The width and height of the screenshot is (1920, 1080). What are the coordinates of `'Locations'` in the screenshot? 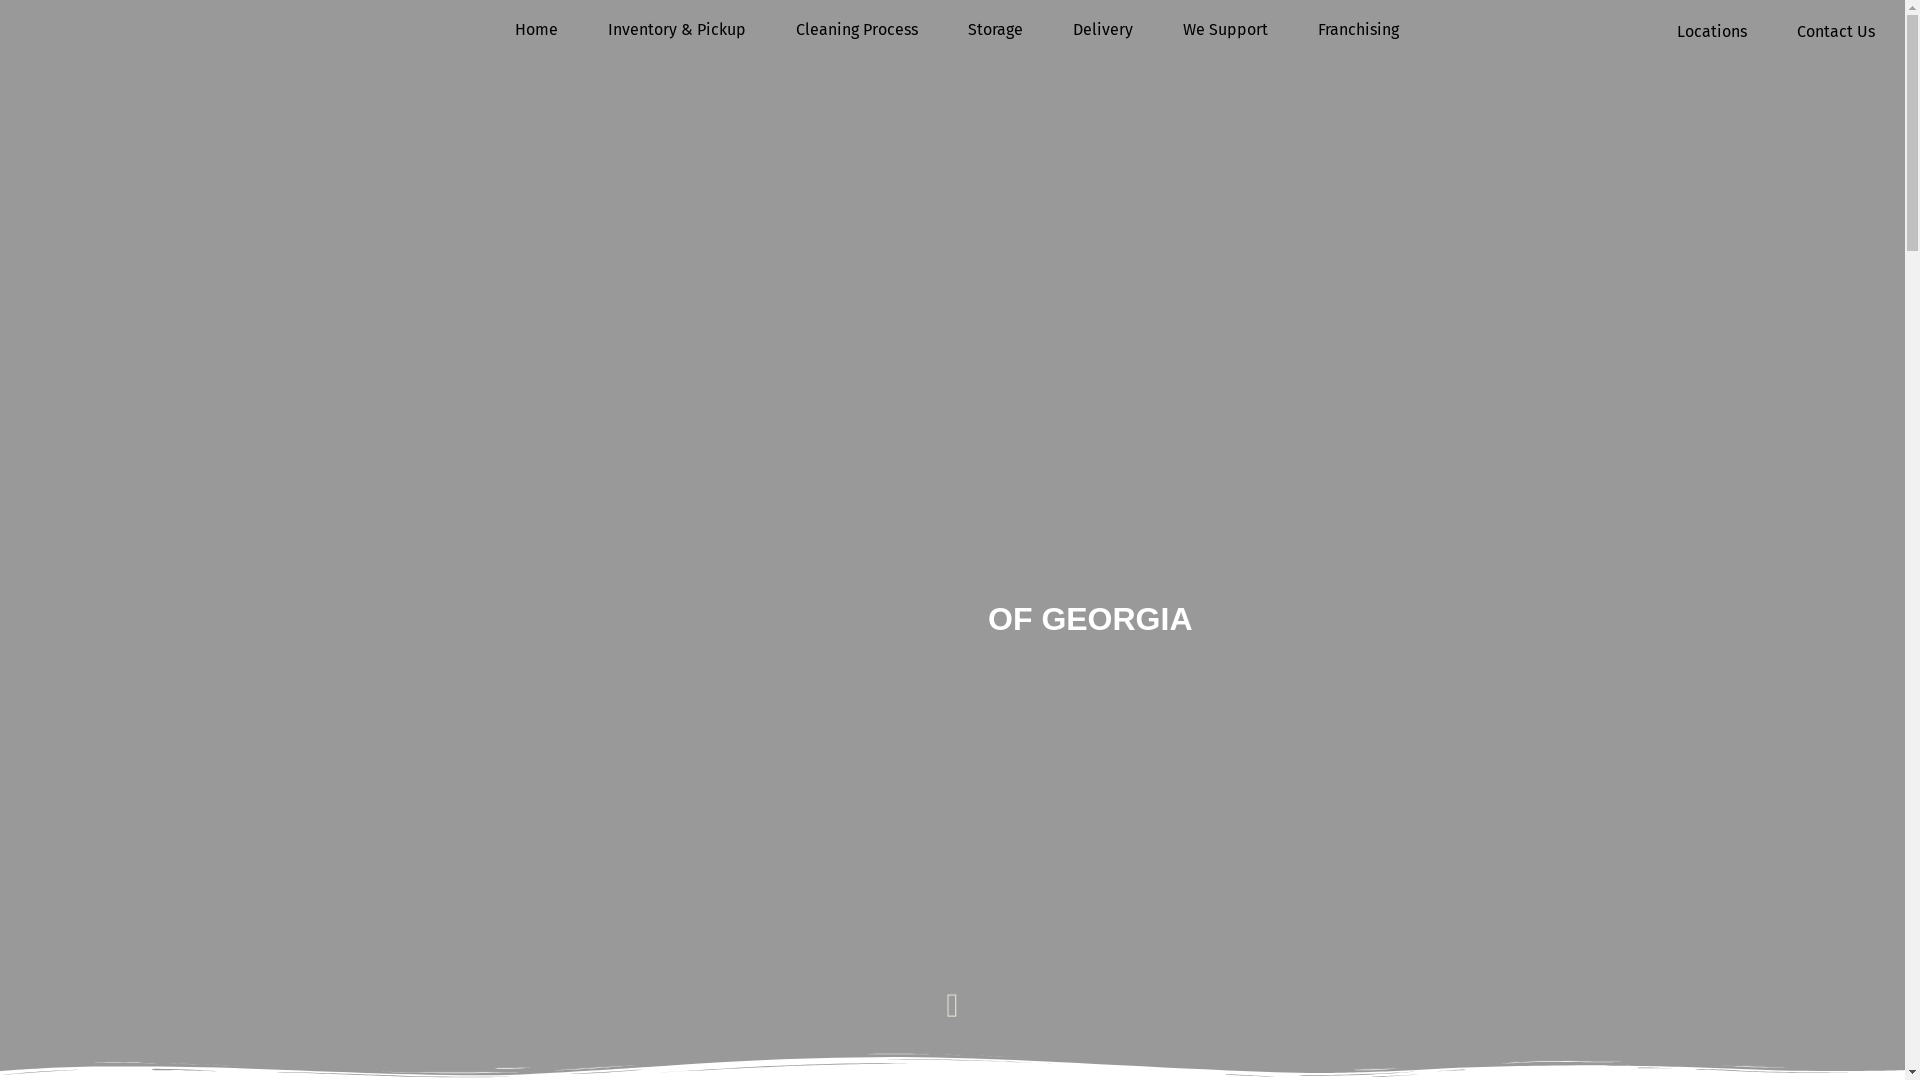 It's located at (1661, 31).